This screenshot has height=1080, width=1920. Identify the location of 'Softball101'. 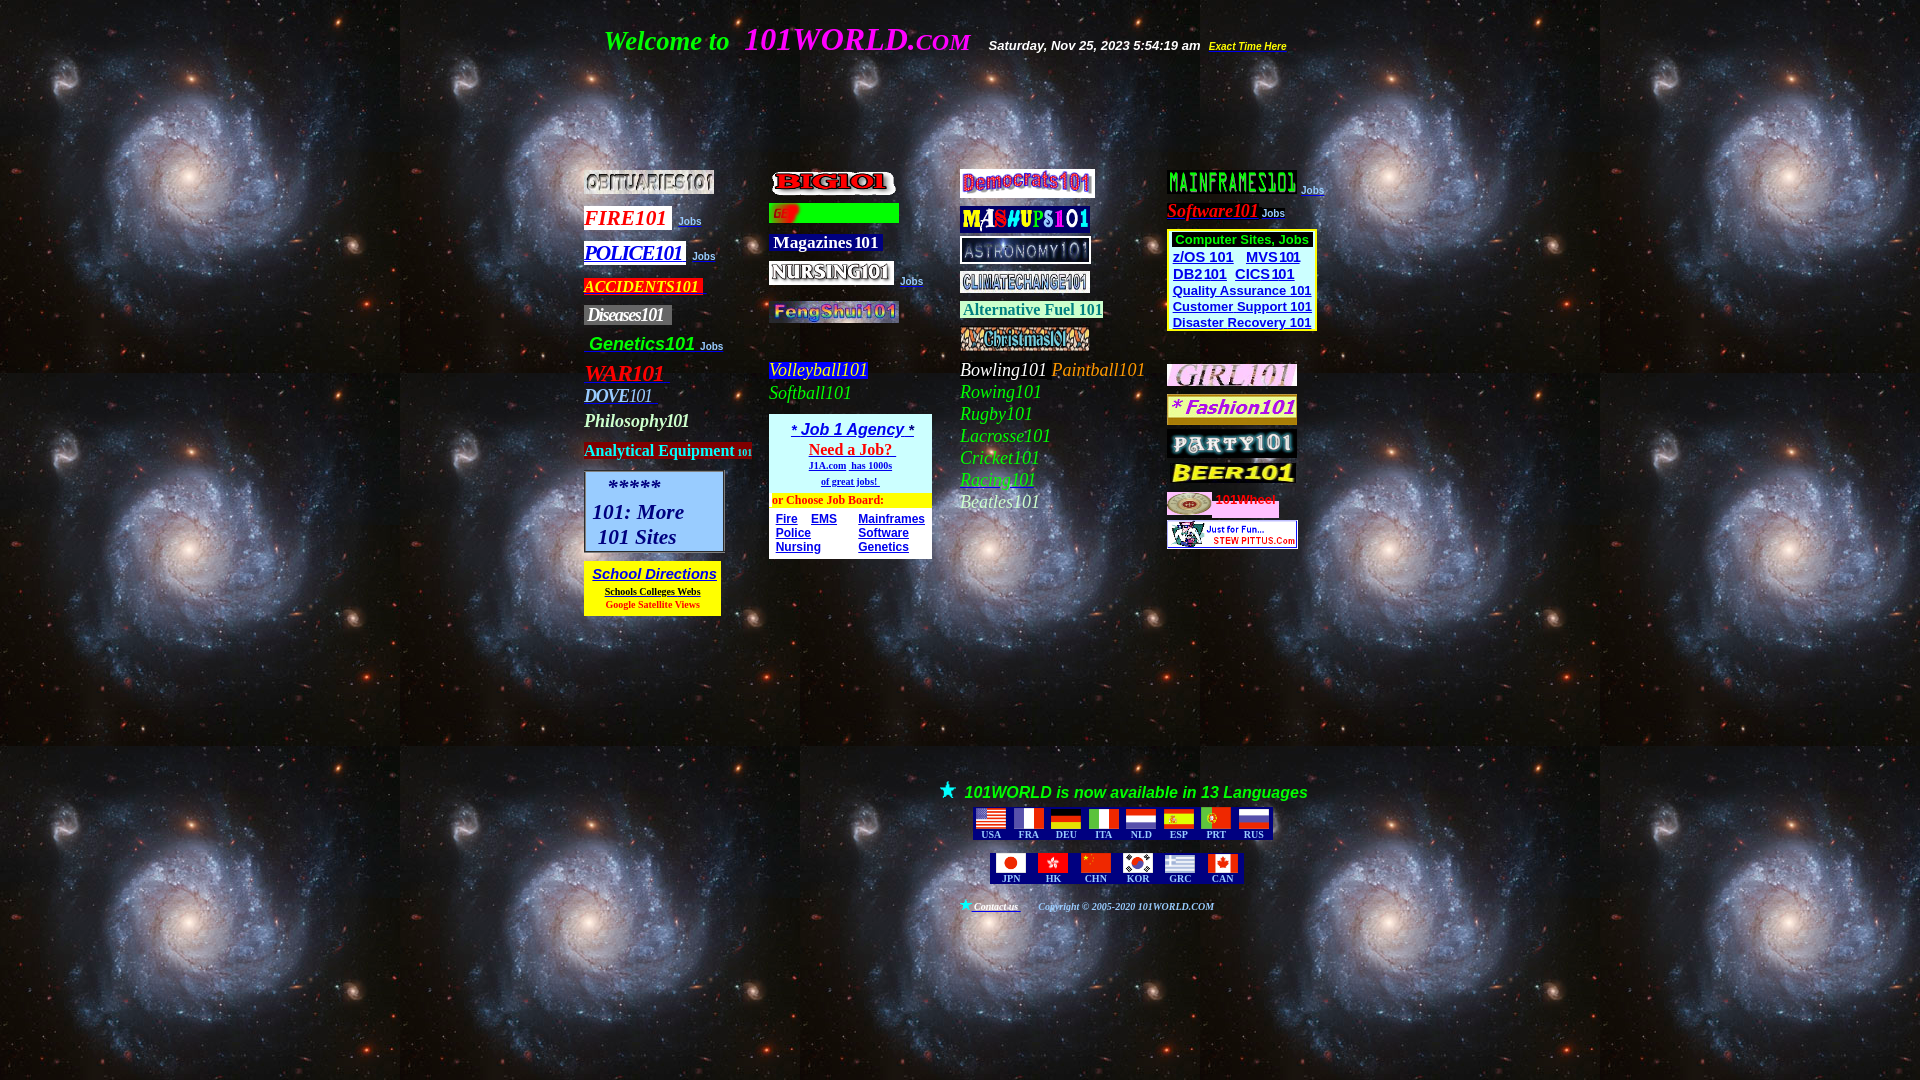
(810, 393).